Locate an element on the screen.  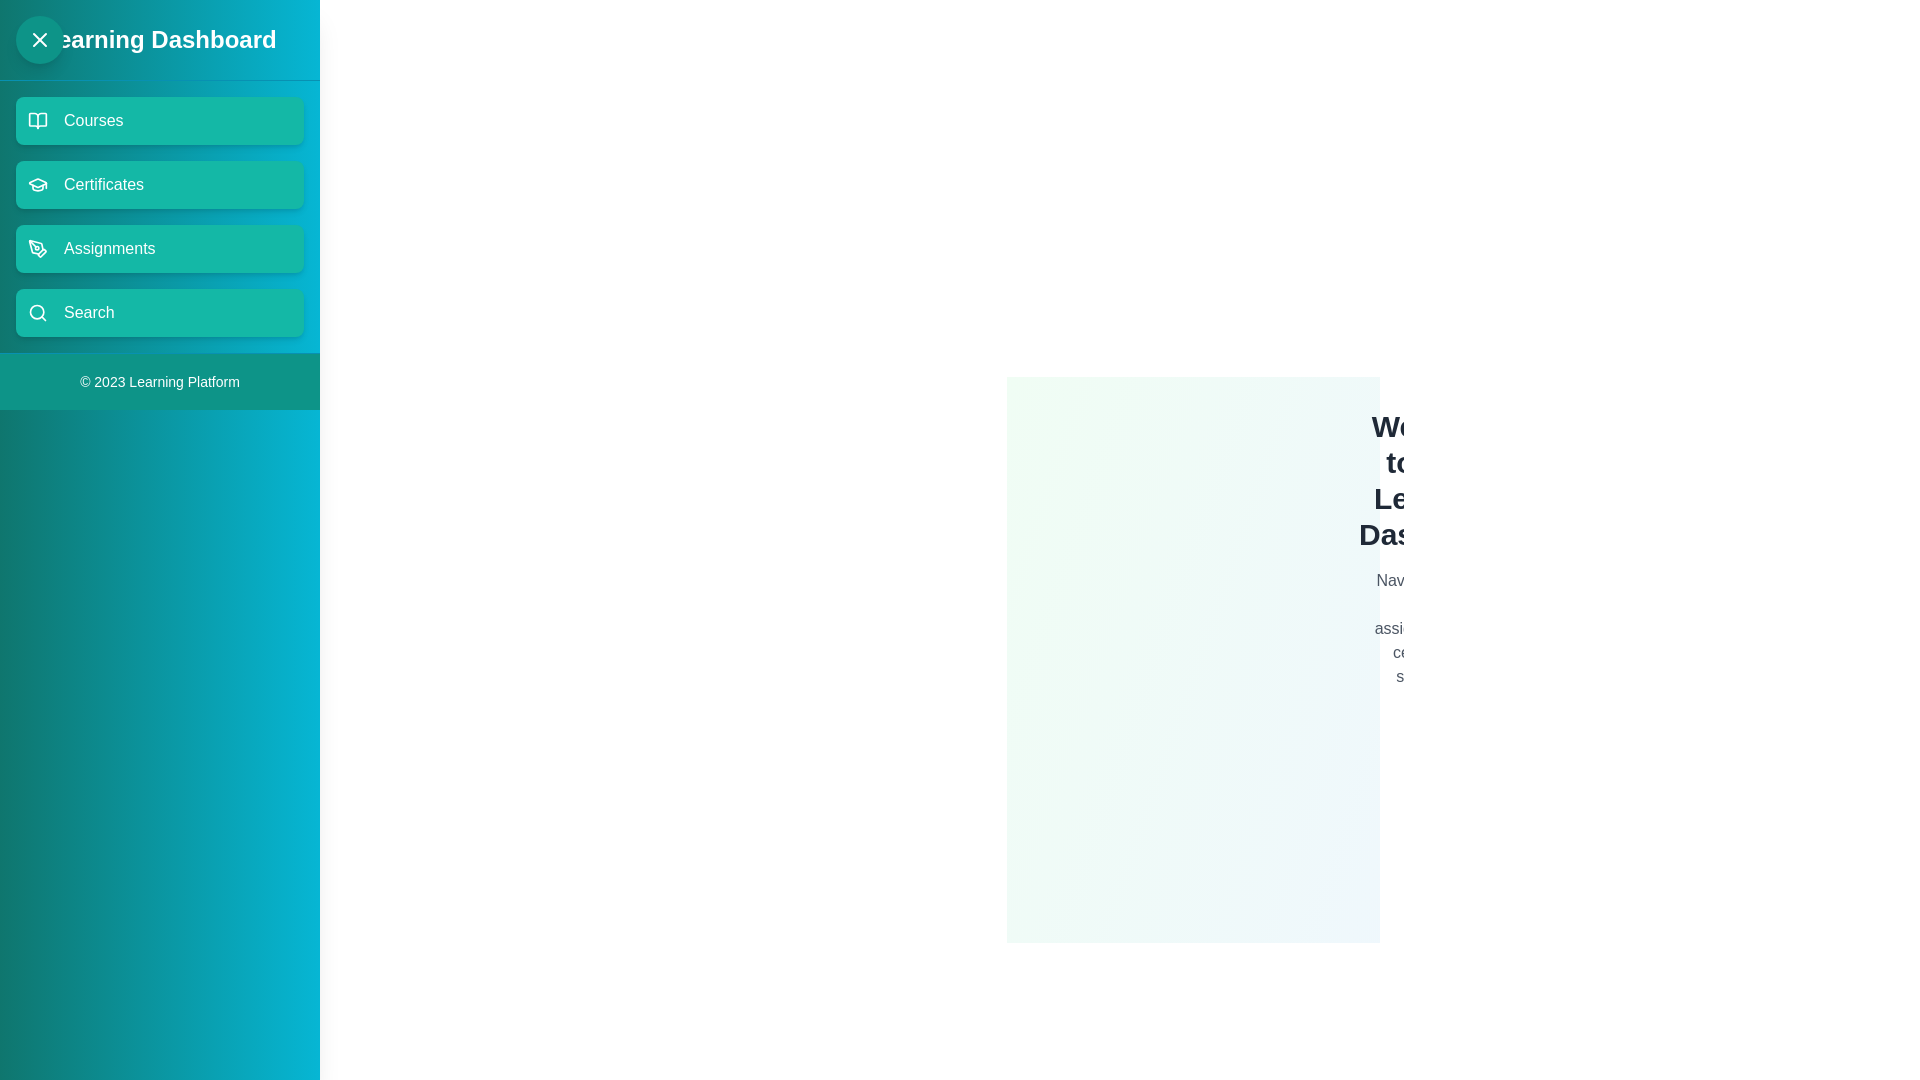
the 'Courses' button, which is the topmost button in the vertical navigation menu is located at coordinates (92, 120).